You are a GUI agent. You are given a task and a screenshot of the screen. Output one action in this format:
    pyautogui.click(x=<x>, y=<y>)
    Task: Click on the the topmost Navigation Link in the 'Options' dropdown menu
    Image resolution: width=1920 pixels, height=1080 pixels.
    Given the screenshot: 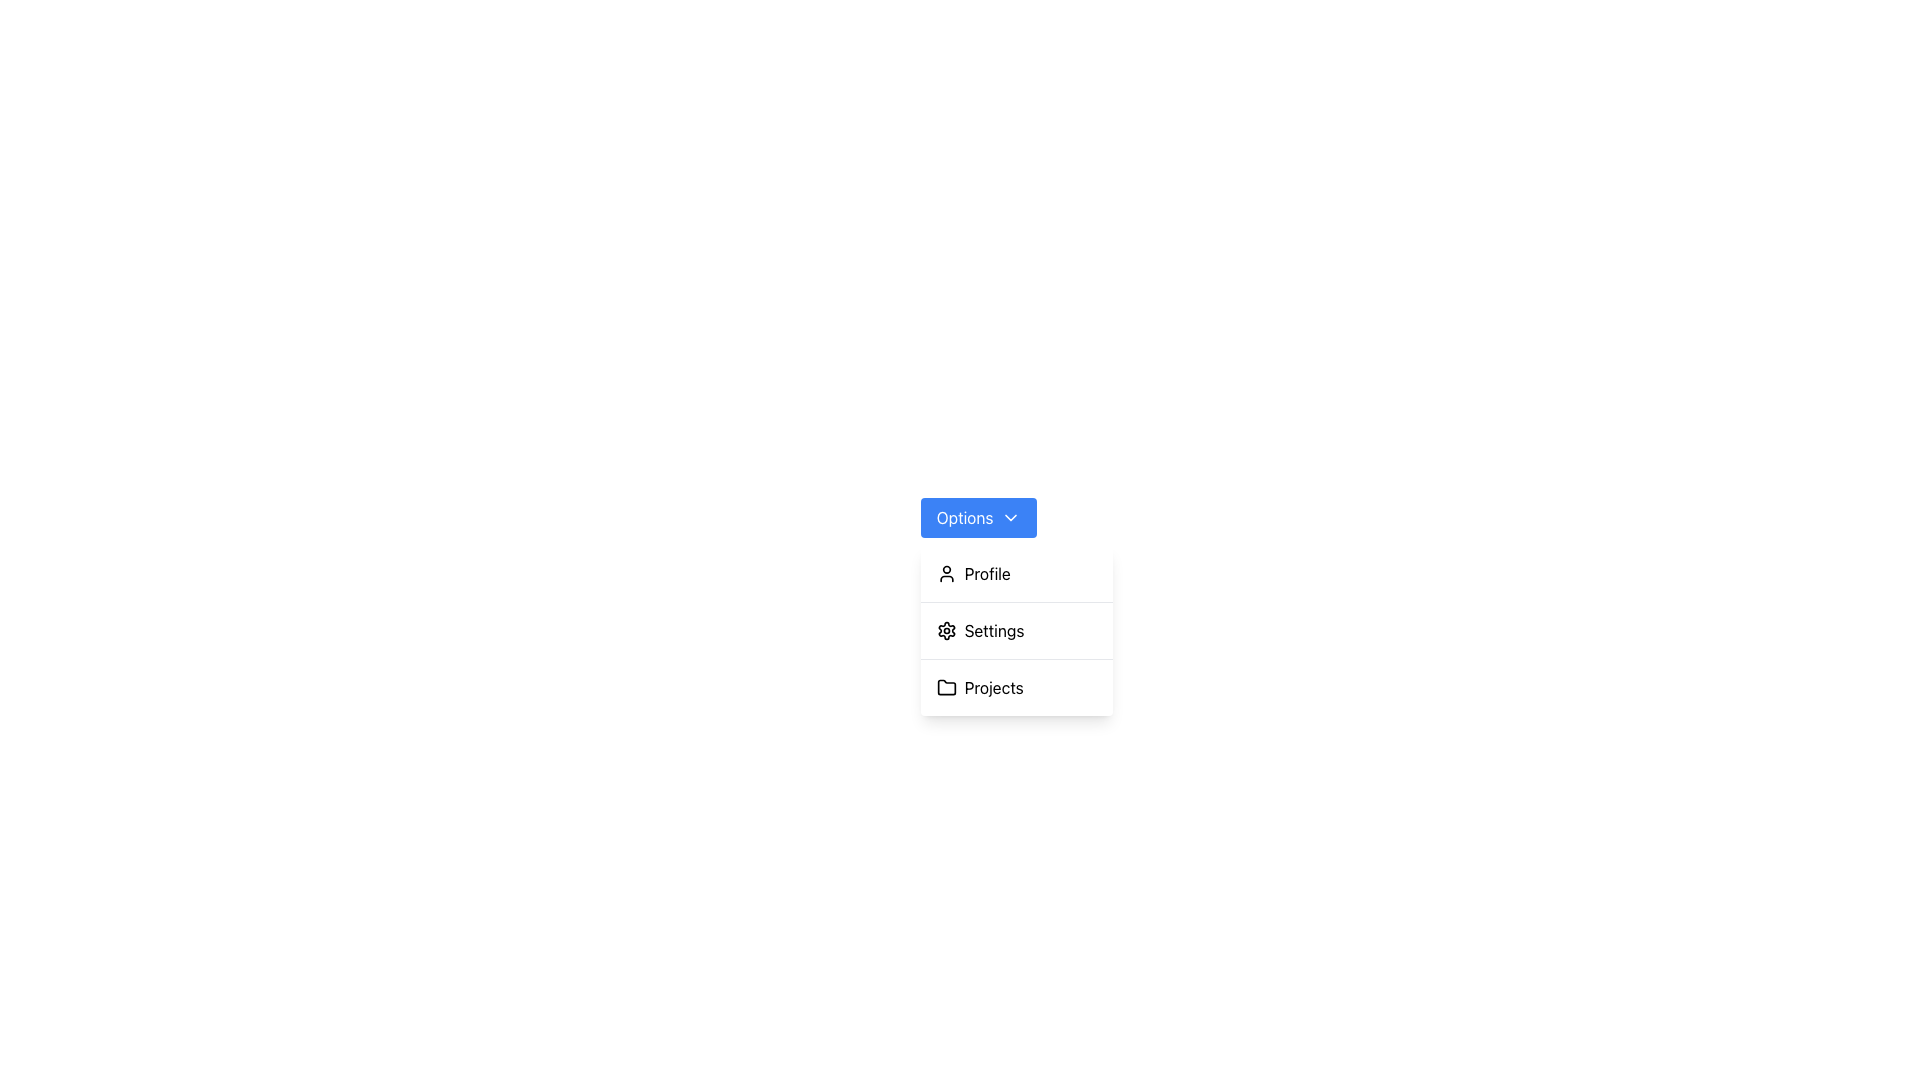 What is the action you would take?
    pyautogui.click(x=1016, y=574)
    